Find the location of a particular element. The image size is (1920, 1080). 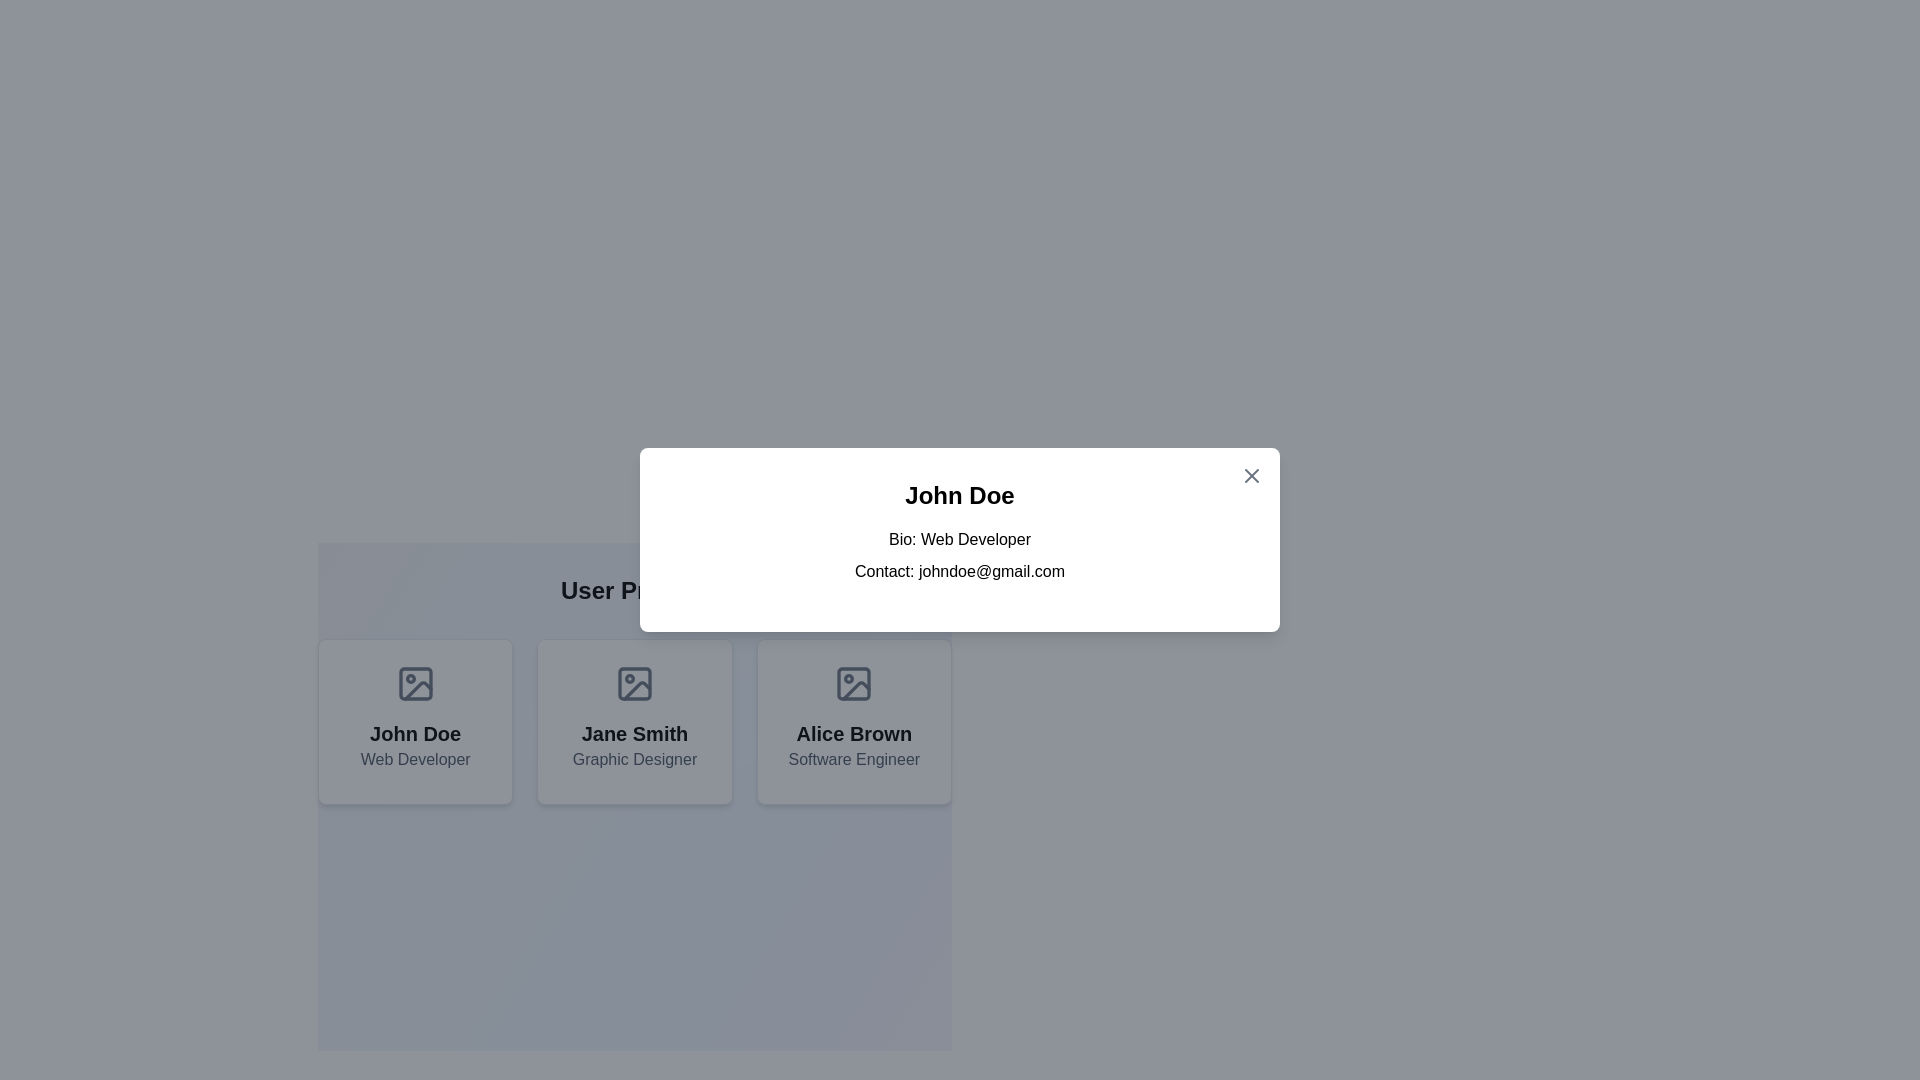

text displayed as 'John Doe', which serves as a label or title within the bordered card-like component is located at coordinates (414, 733).